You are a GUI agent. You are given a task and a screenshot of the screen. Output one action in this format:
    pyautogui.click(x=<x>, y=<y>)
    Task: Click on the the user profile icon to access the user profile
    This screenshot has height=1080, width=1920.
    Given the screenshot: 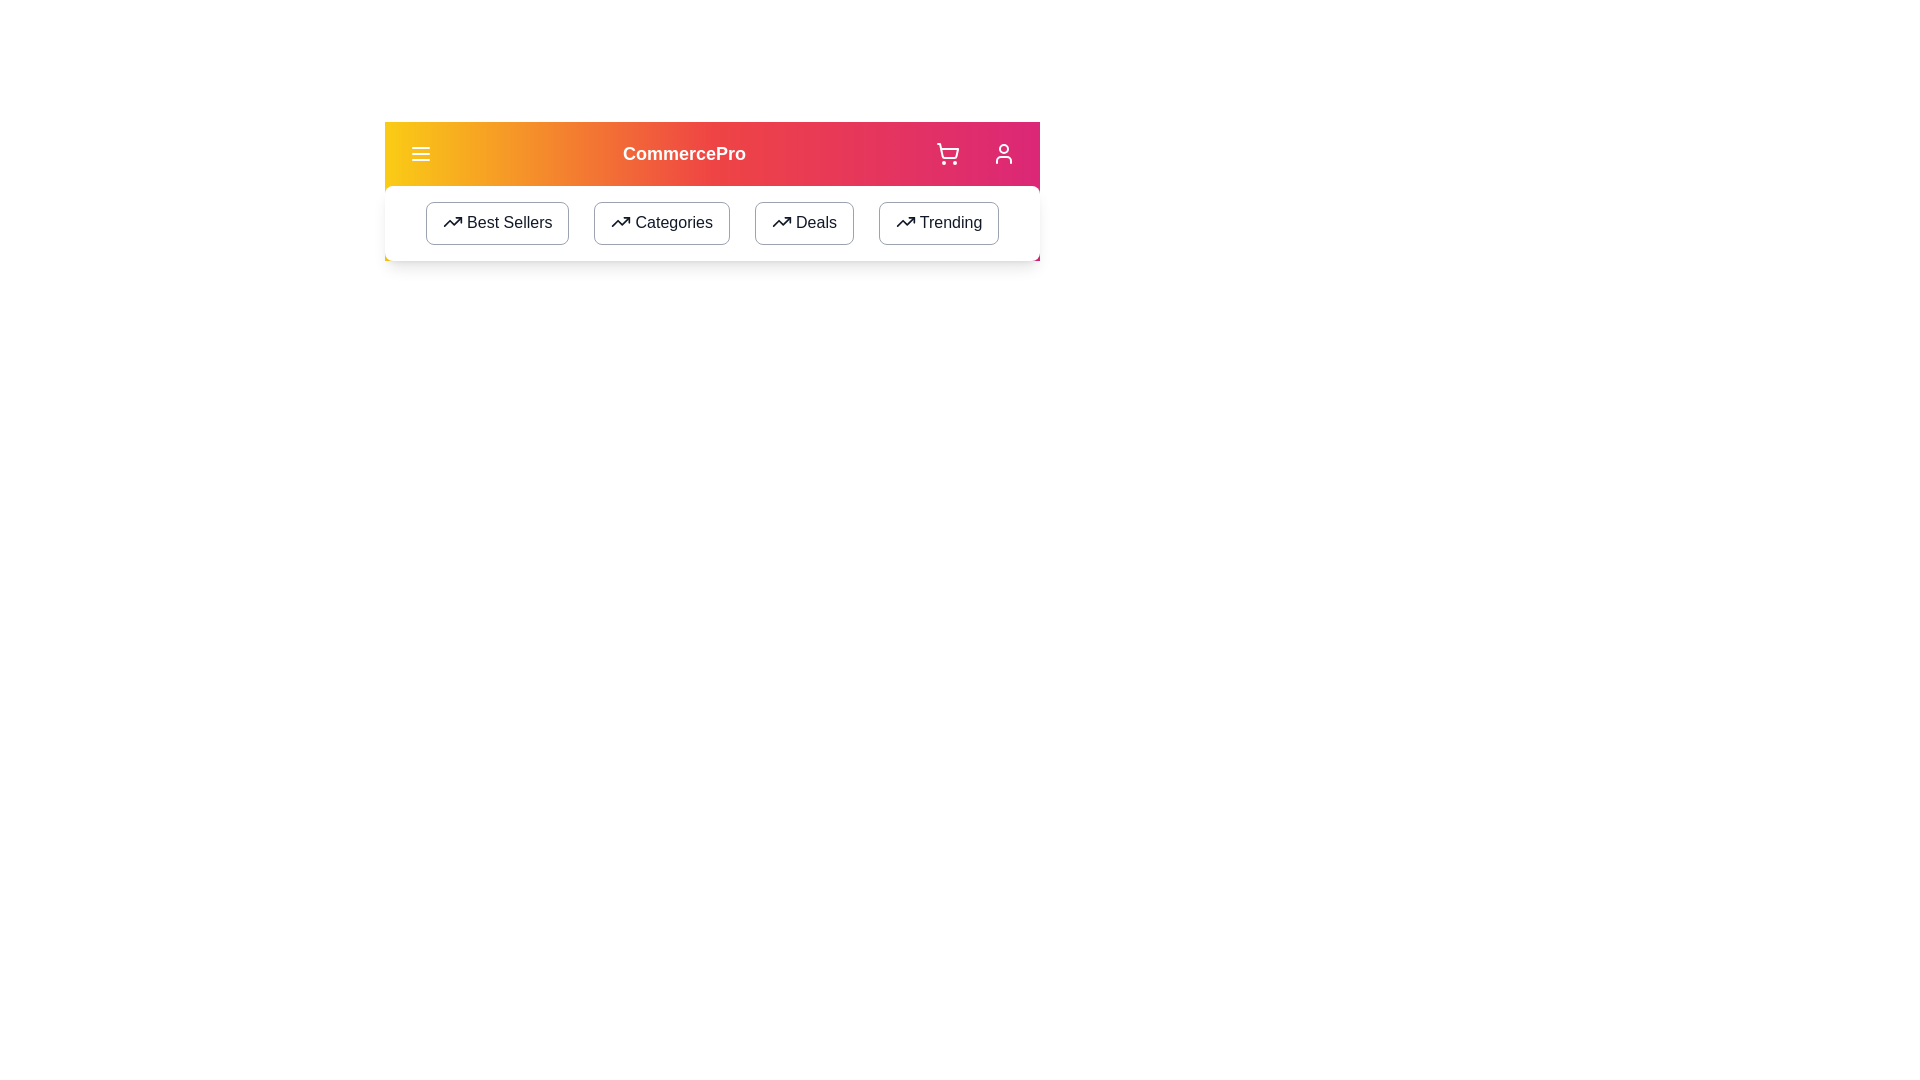 What is the action you would take?
    pyautogui.click(x=1003, y=153)
    